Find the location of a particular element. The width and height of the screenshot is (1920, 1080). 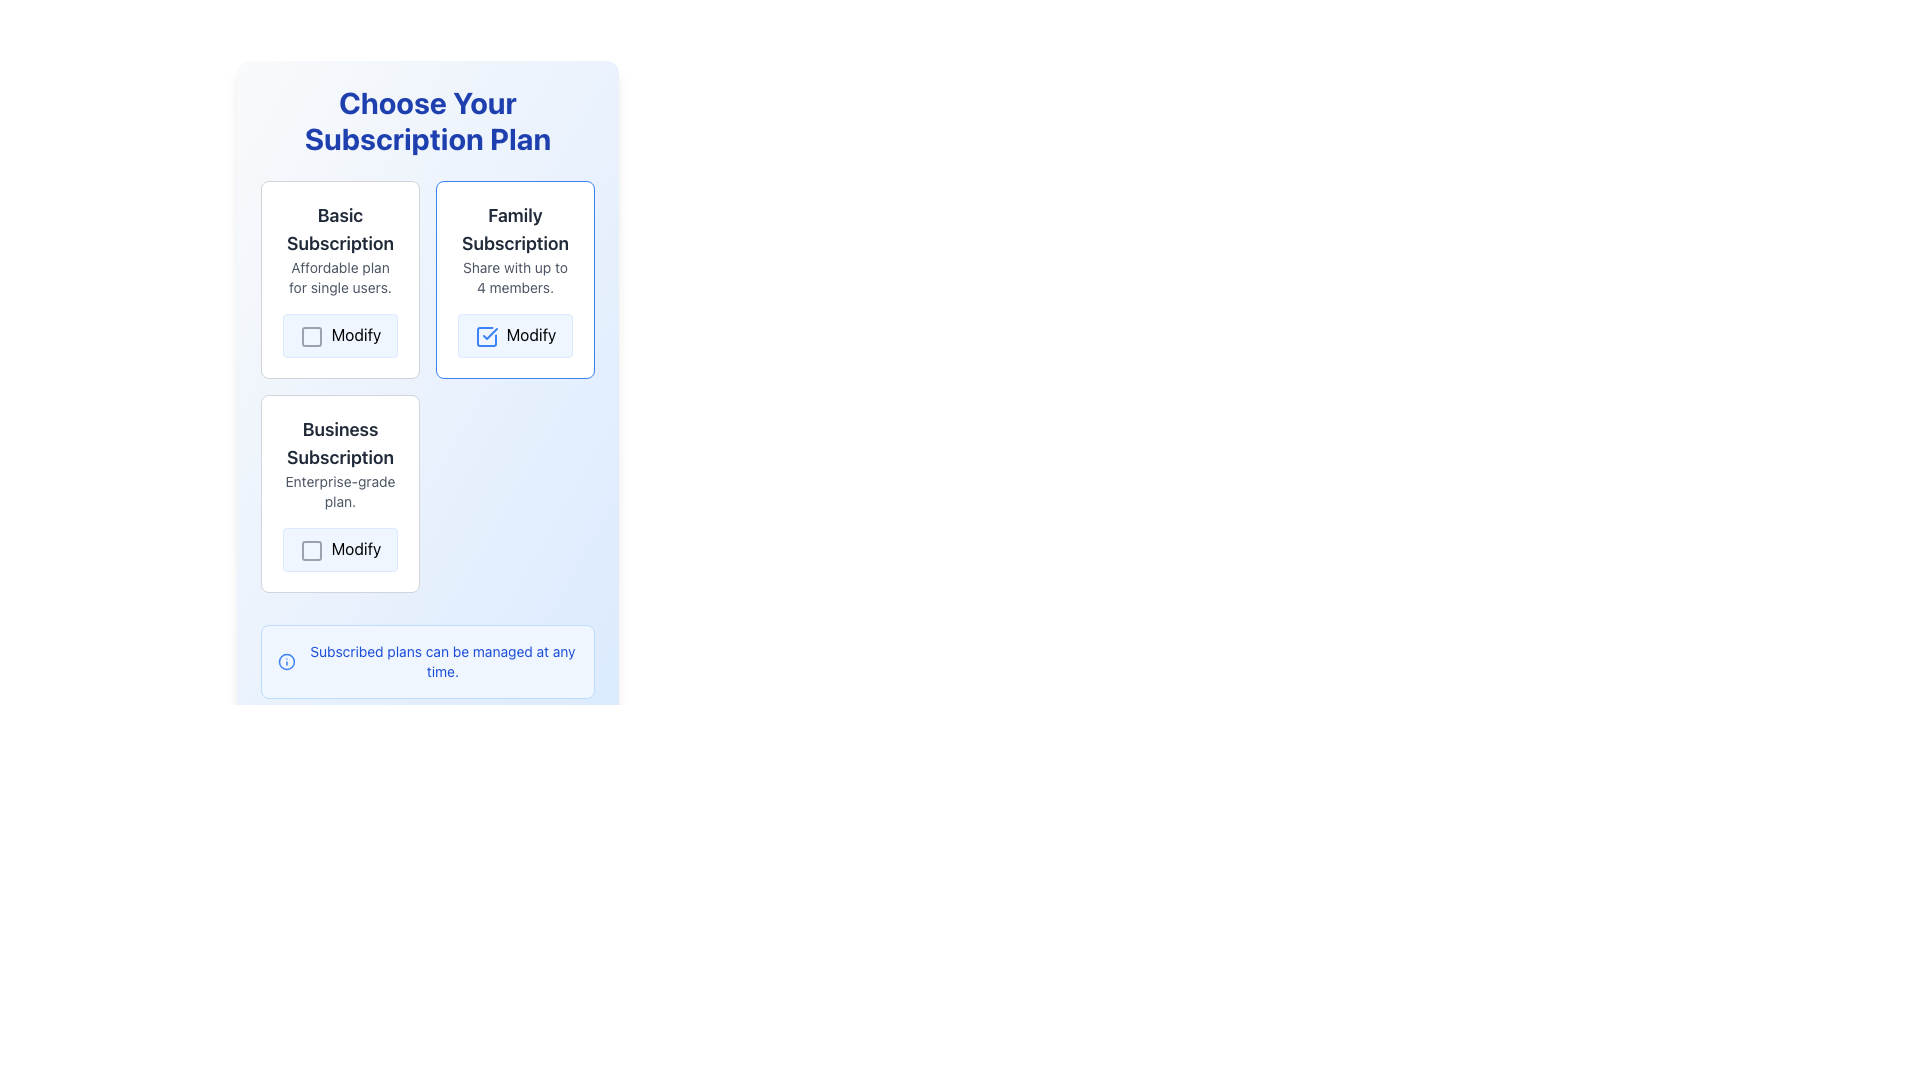

the text label displaying 'Enterprise-grade plan.' which is located below the 'Business Subscription' title in the third card of the left column is located at coordinates (340, 491).